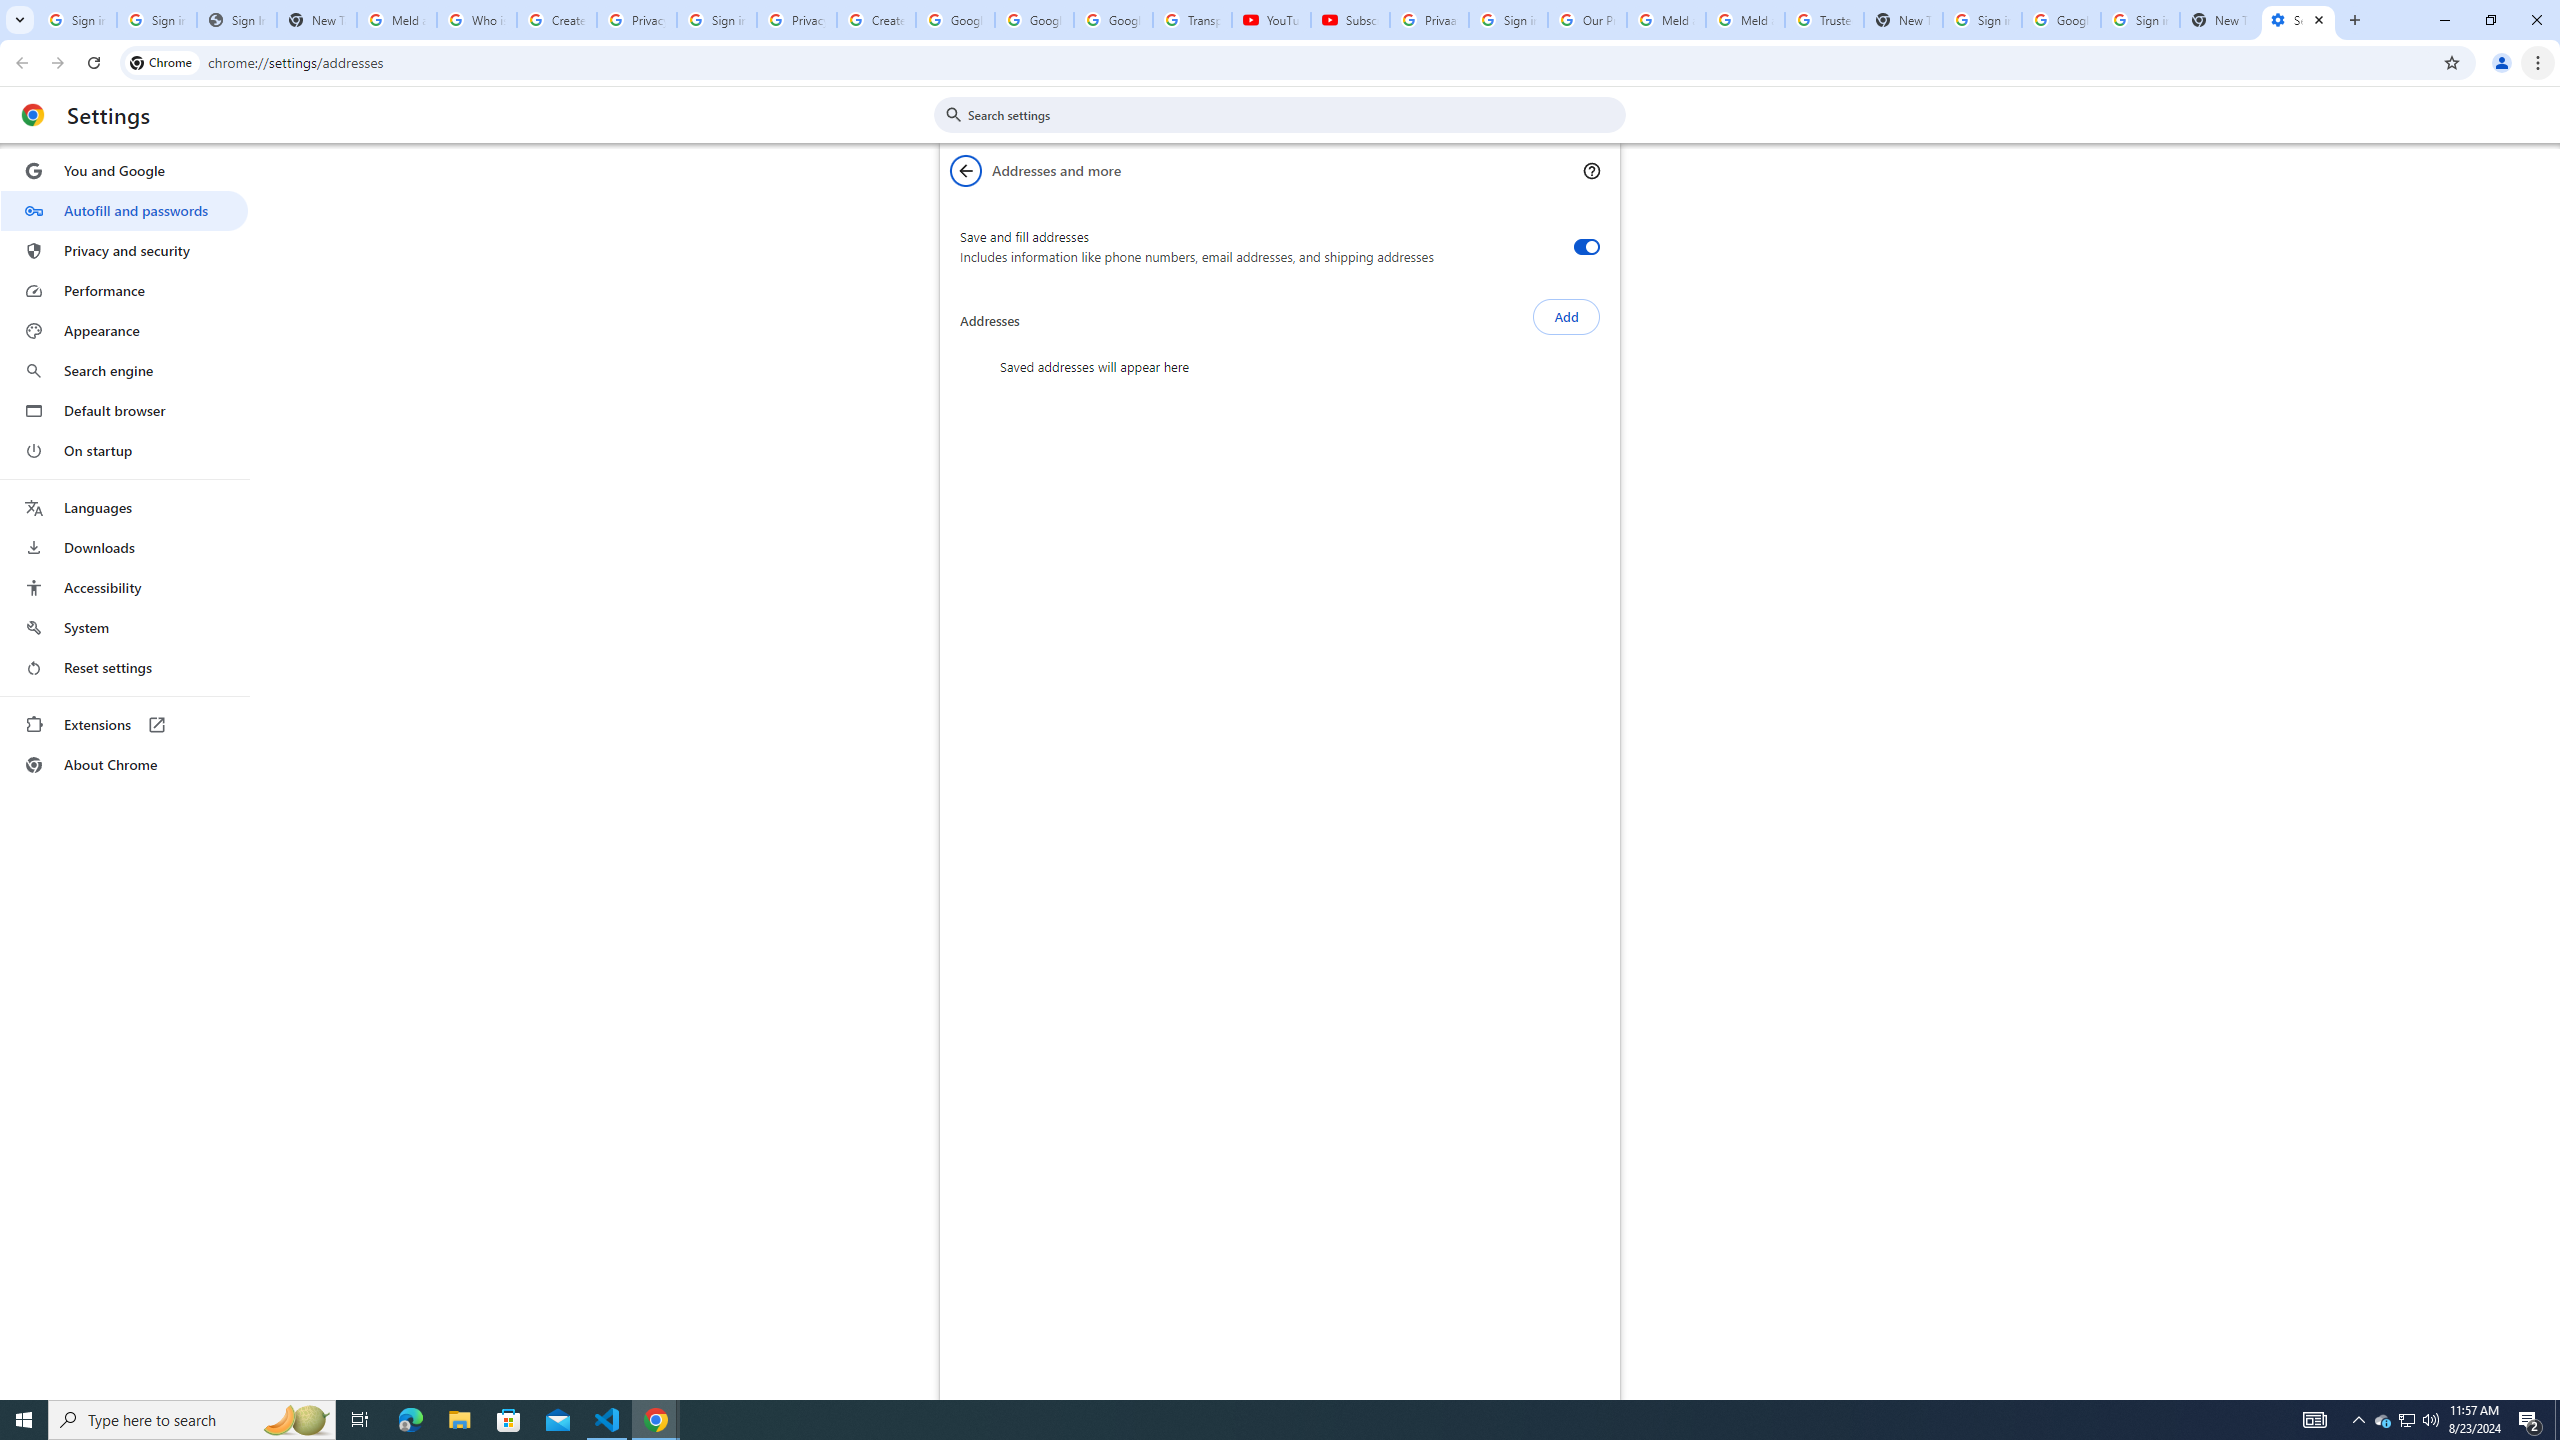  I want to click on 'On startup', so click(123, 449).